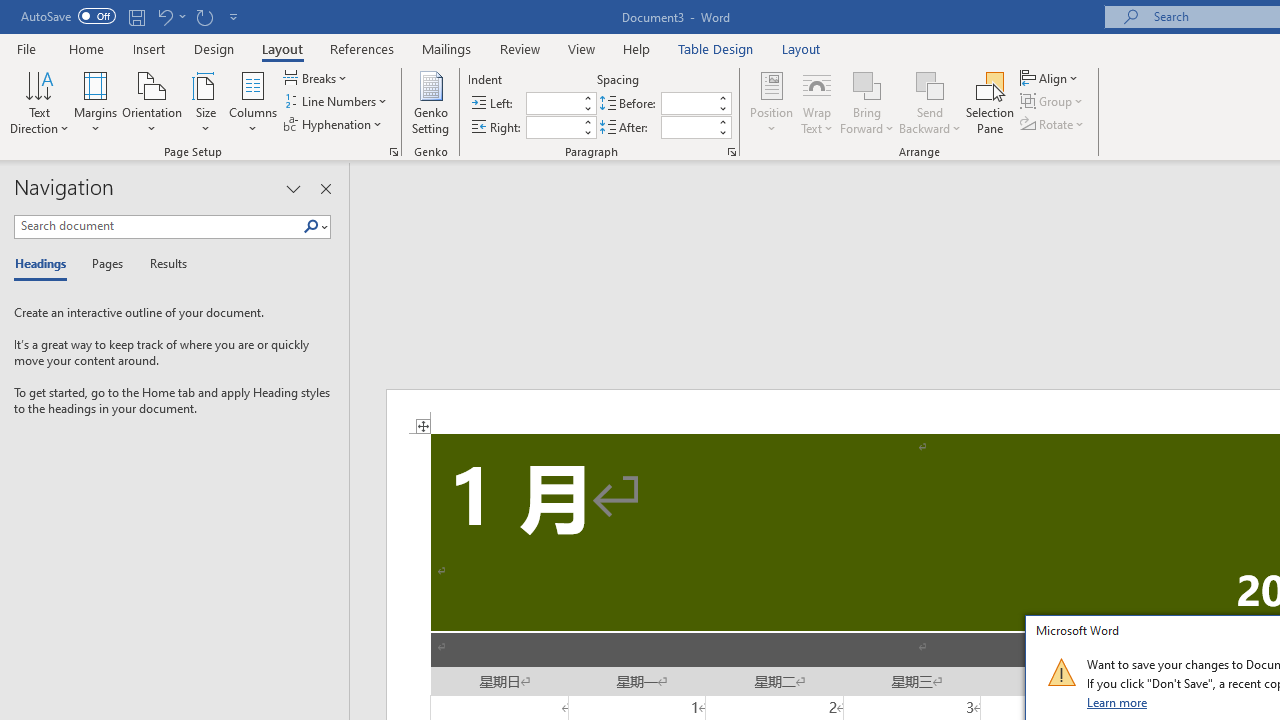 This screenshot has width=1280, height=720. What do you see at coordinates (95, 103) in the screenshot?
I see `'Margins'` at bounding box center [95, 103].